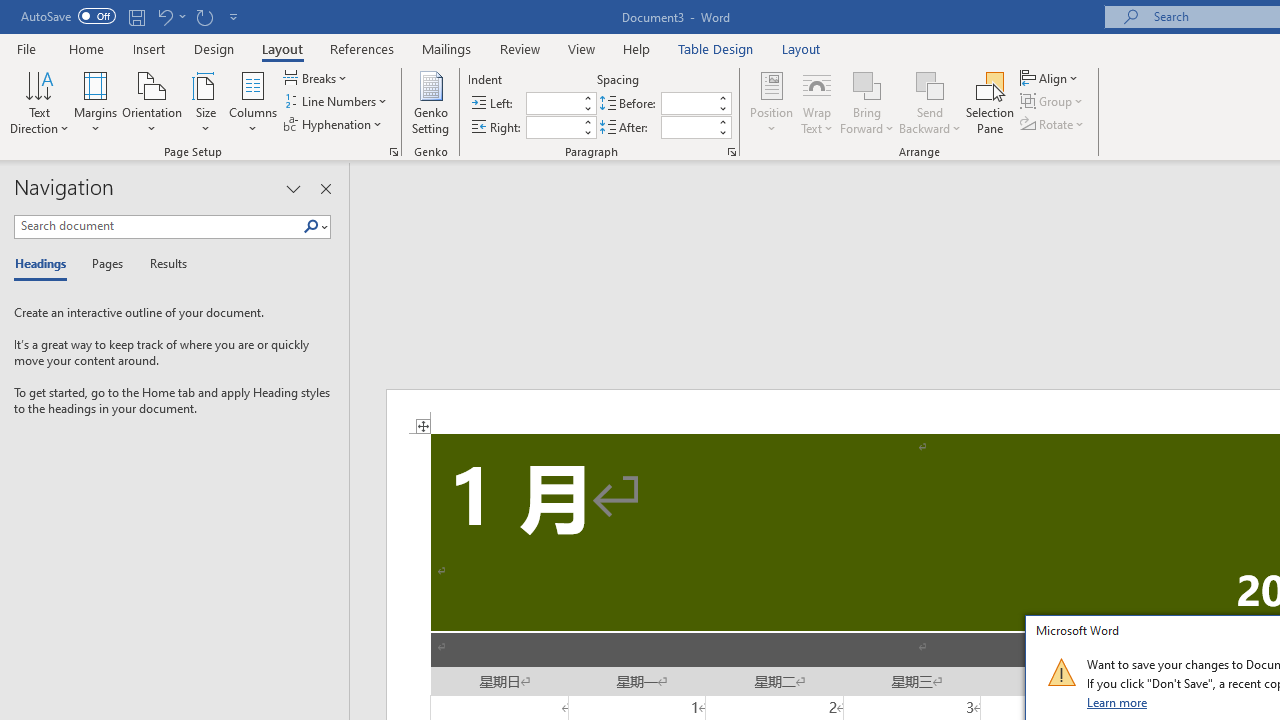 This screenshot has width=1280, height=720. What do you see at coordinates (95, 103) in the screenshot?
I see `'Margins'` at bounding box center [95, 103].